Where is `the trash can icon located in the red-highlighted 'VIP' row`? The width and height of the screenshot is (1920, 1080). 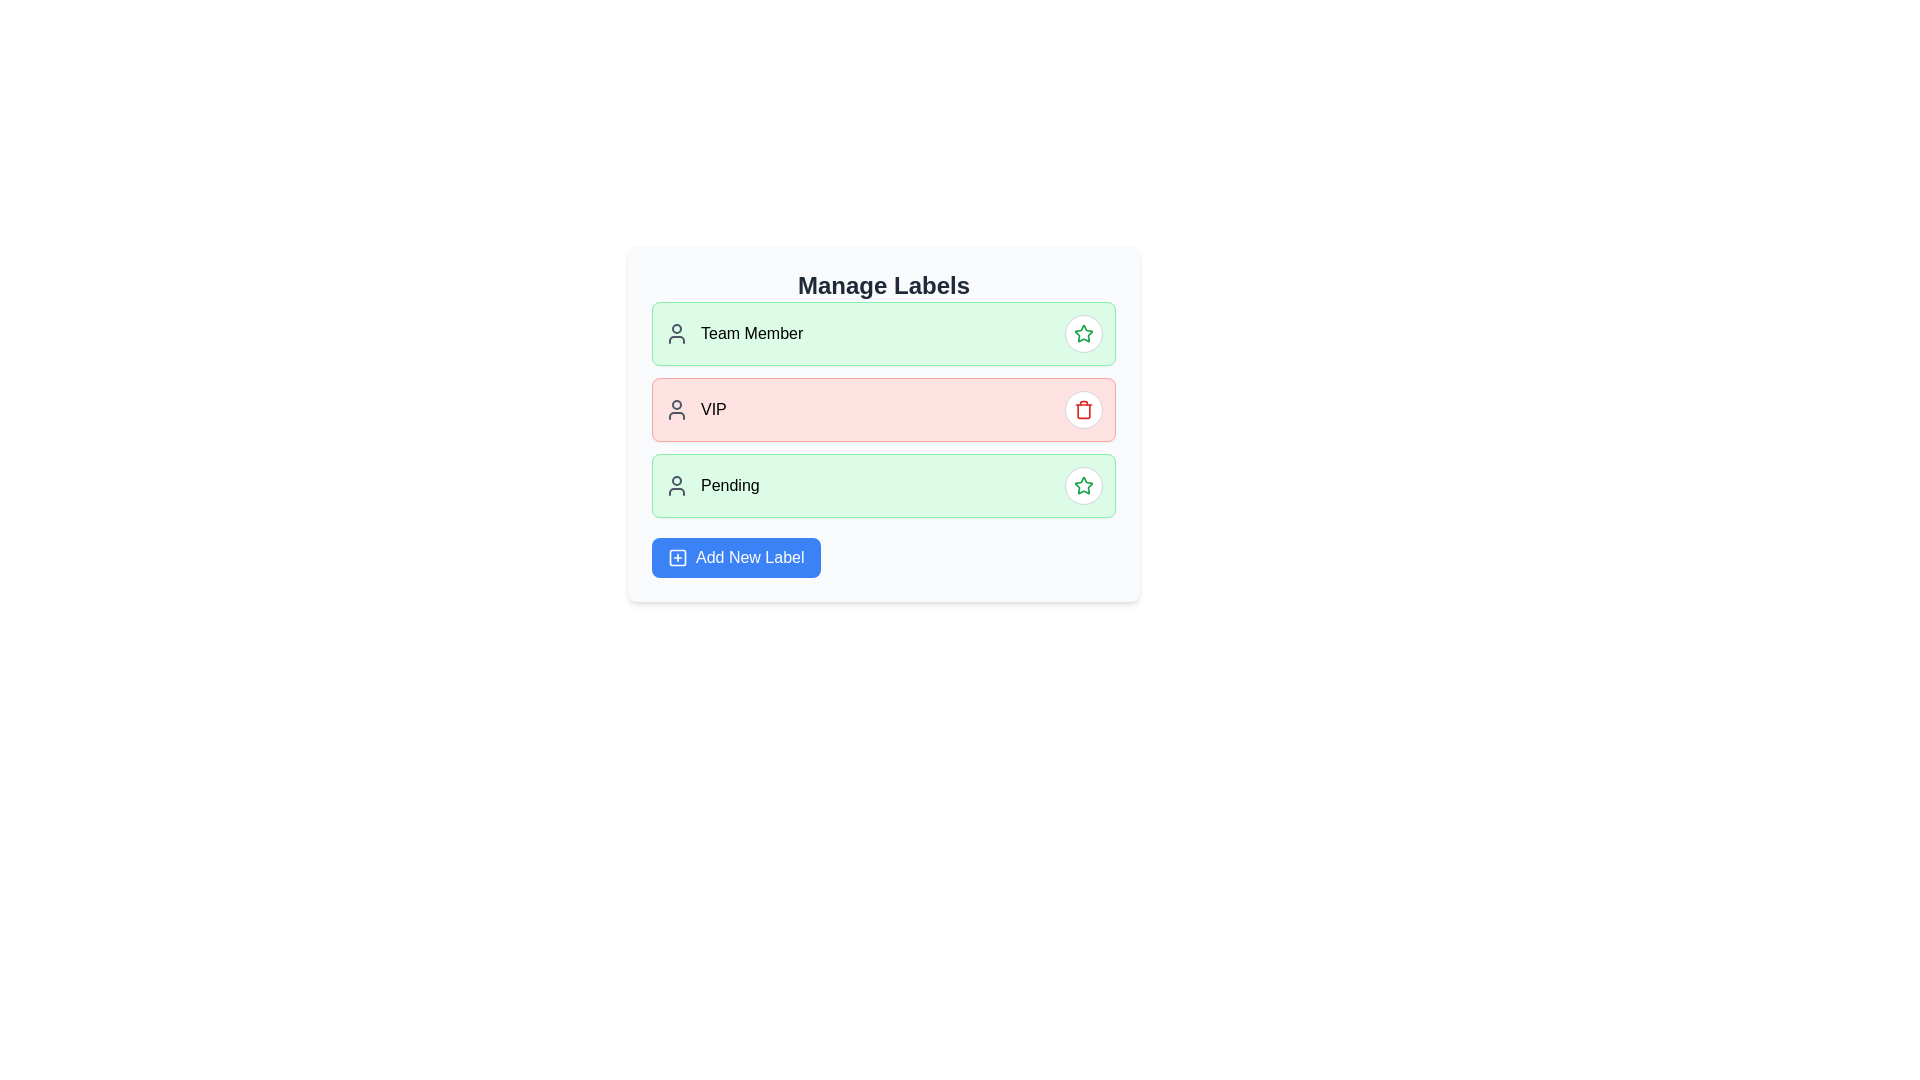 the trash can icon located in the red-highlighted 'VIP' row is located at coordinates (1083, 408).